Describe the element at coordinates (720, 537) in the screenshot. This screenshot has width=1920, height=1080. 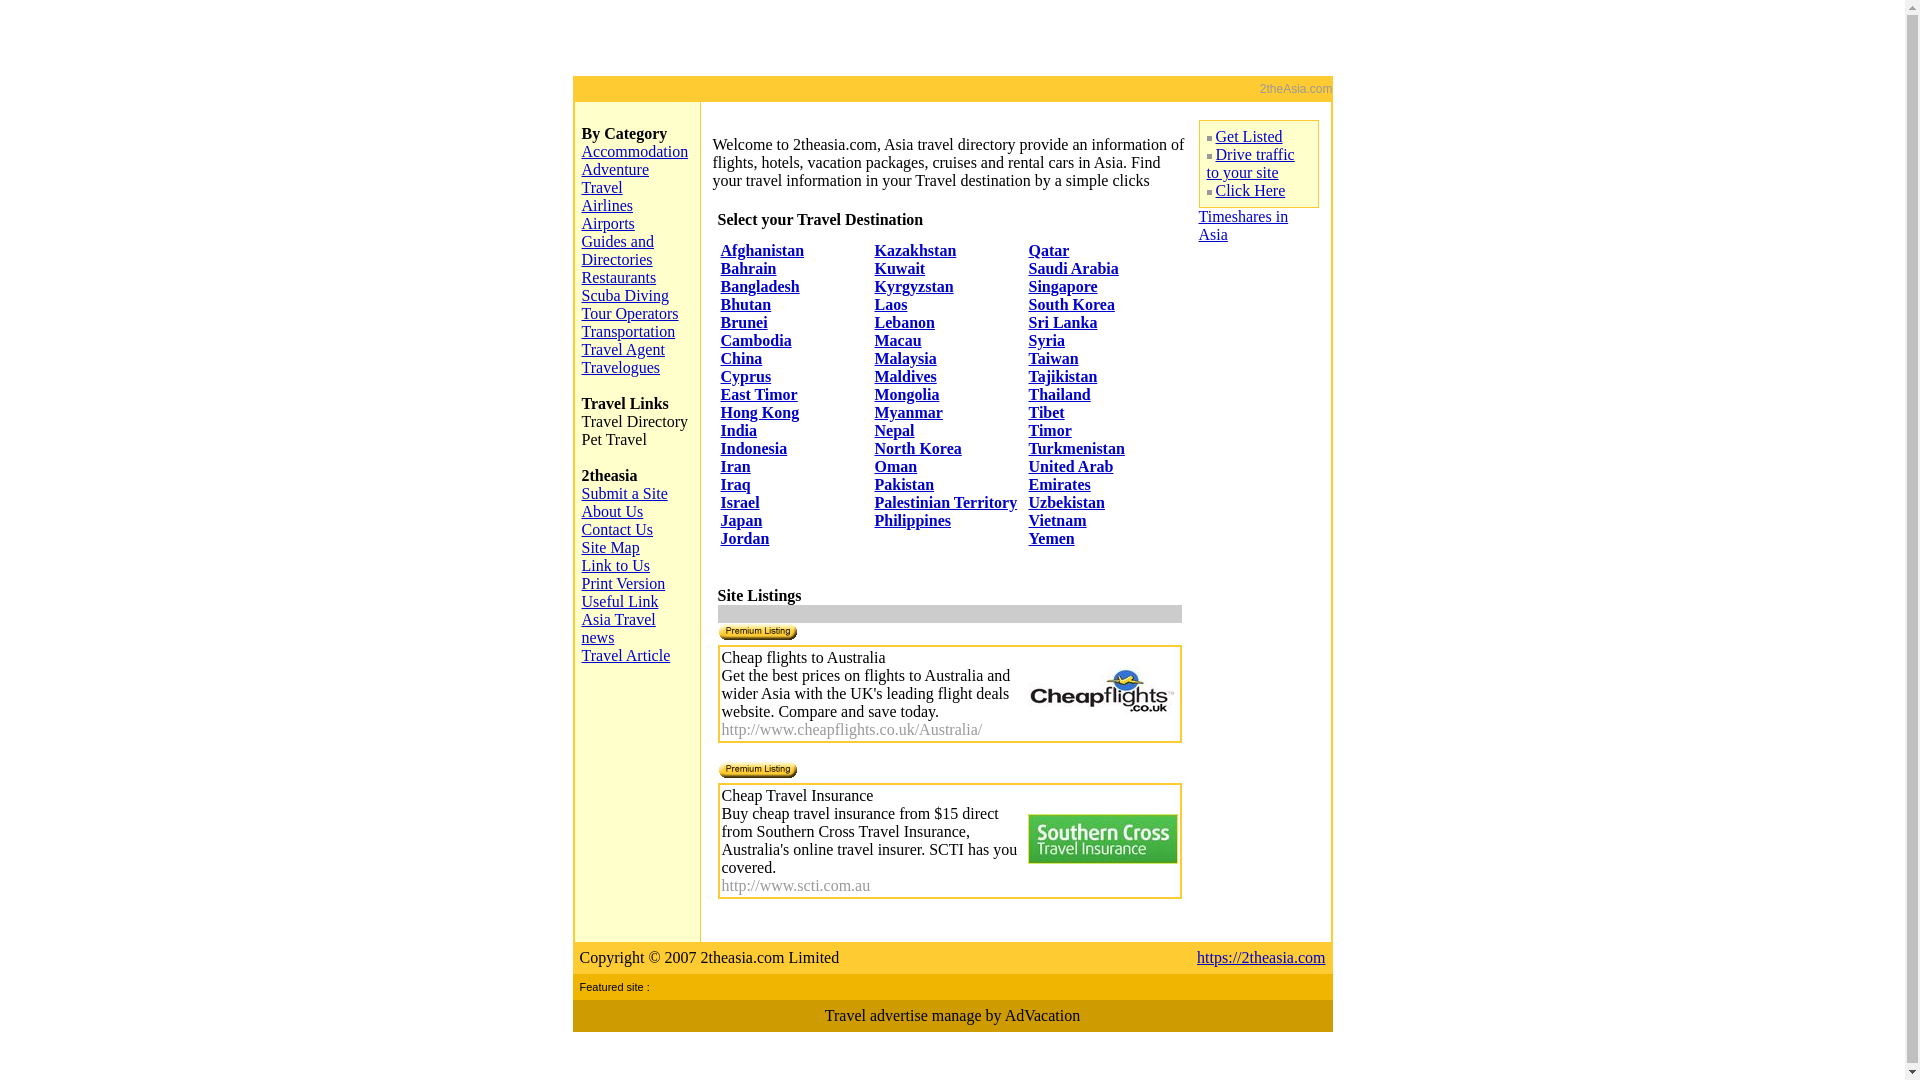
I see `'Jordan'` at that location.